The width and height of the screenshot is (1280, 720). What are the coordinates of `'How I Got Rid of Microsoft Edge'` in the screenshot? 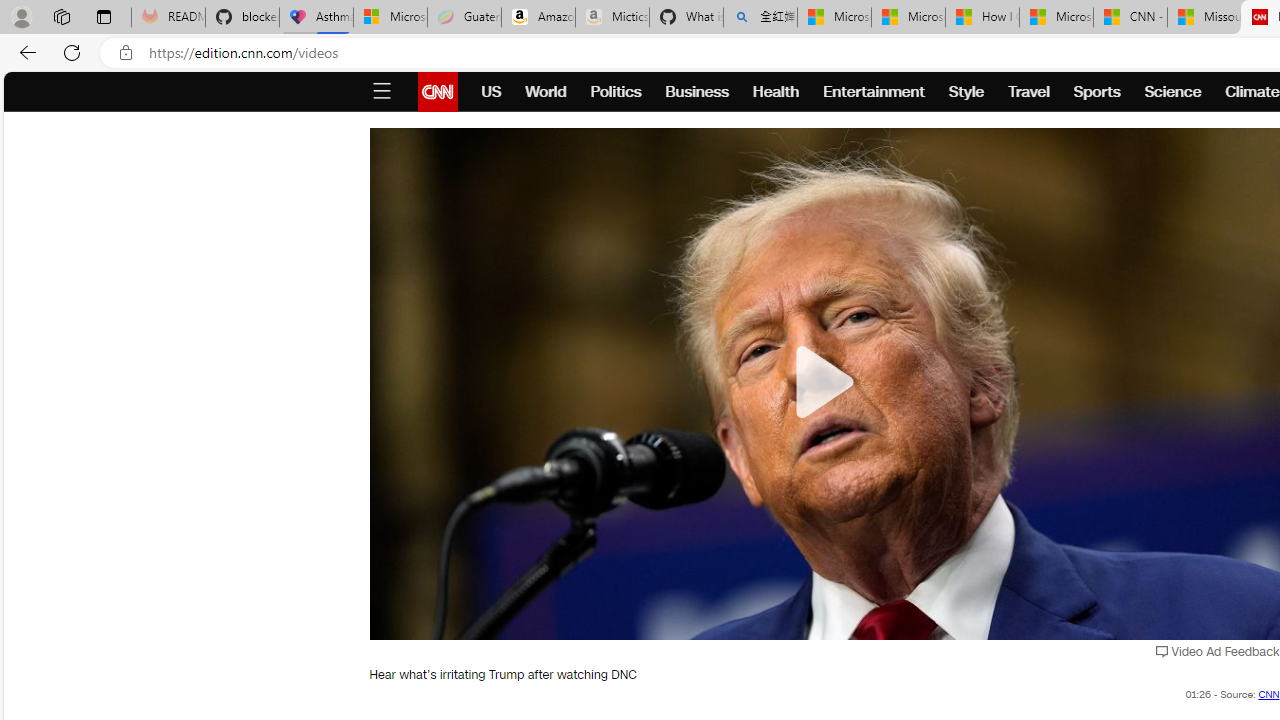 It's located at (982, 17).